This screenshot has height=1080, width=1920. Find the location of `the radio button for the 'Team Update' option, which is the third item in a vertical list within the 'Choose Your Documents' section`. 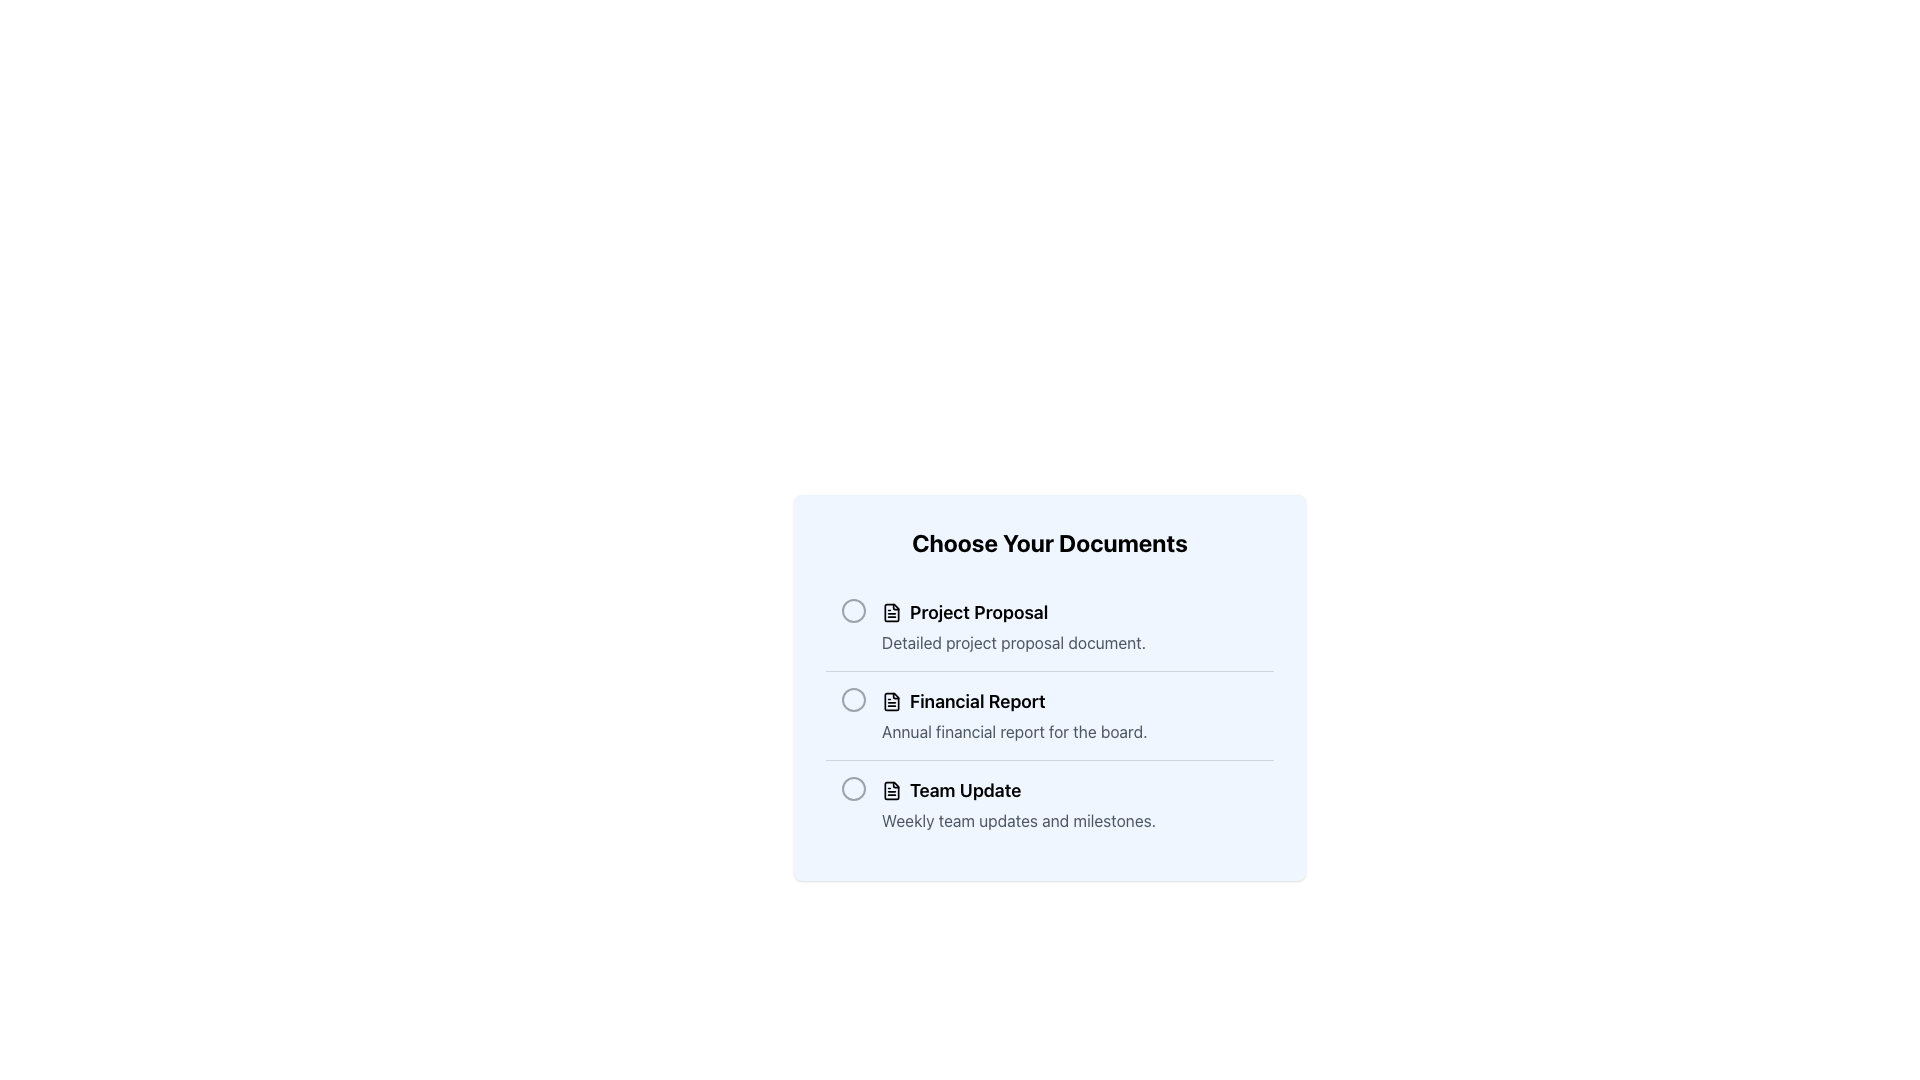

the radio button for the 'Team Update' option, which is the third item in a vertical list within the 'Choose Your Documents' section is located at coordinates (1049, 804).